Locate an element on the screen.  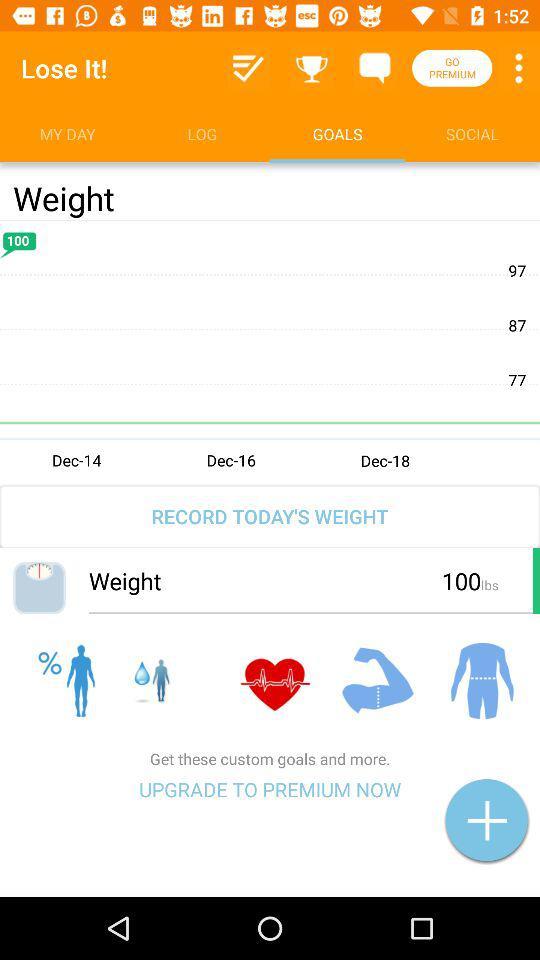
show a graphic about lose weight is located at coordinates (270, 351).